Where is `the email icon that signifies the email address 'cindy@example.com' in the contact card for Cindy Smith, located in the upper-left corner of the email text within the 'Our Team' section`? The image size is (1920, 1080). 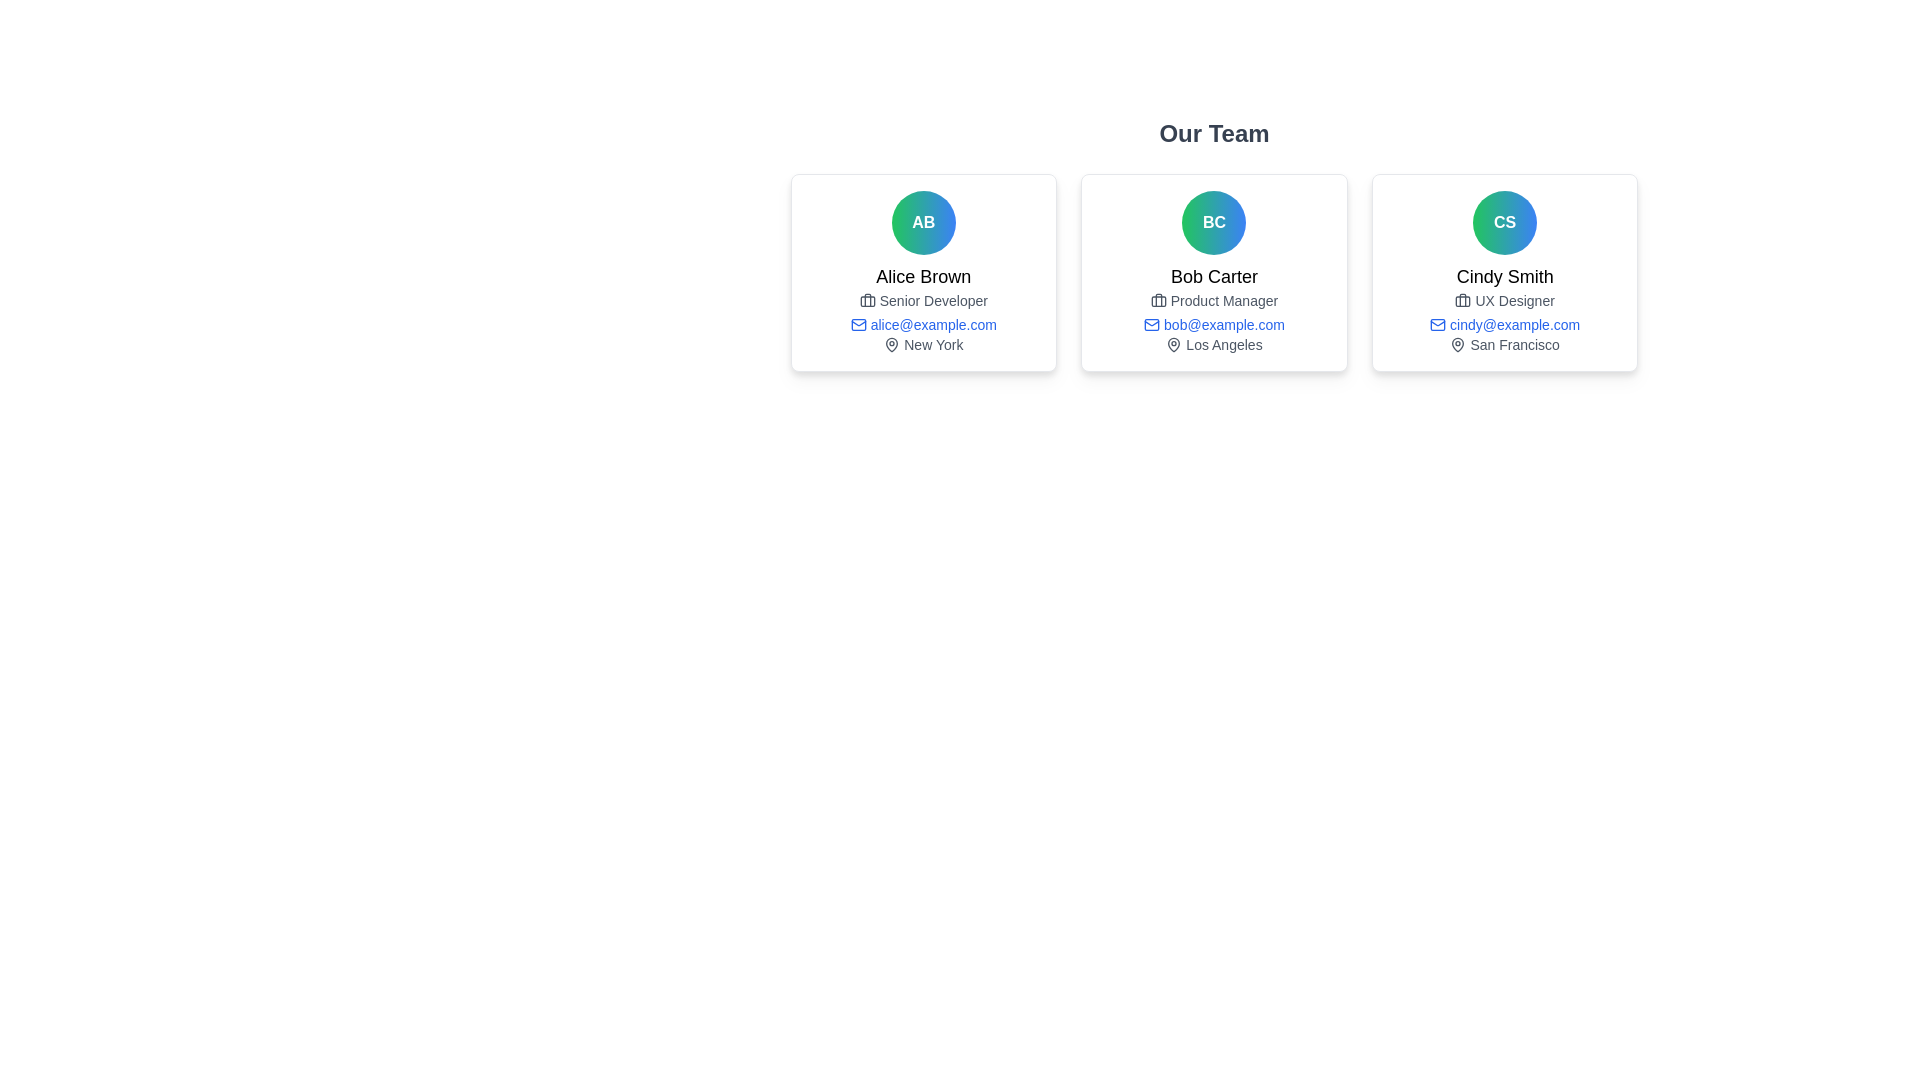
the email icon that signifies the email address 'cindy@example.com' in the contact card for Cindy Smith, located in the upper-left corner of the email text within the 'Our Team' section is located at coordinates (1437, 323).